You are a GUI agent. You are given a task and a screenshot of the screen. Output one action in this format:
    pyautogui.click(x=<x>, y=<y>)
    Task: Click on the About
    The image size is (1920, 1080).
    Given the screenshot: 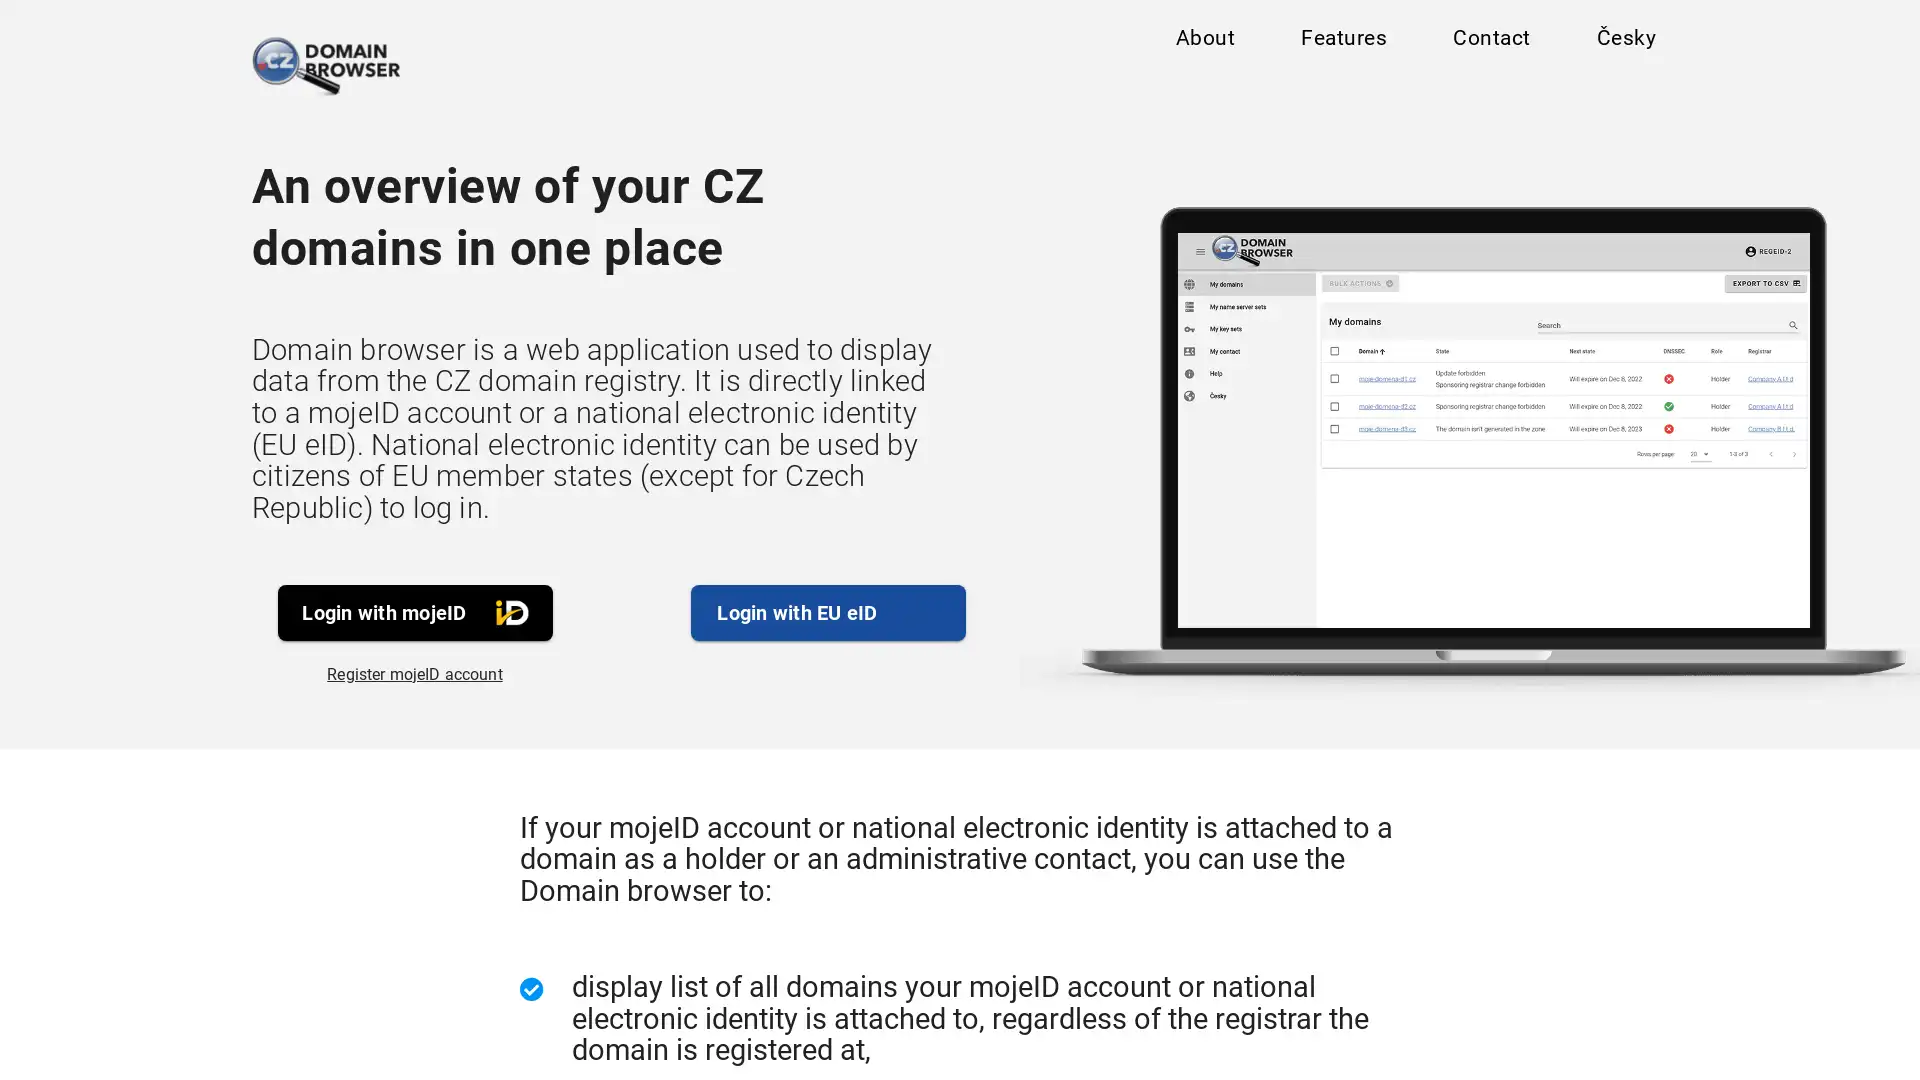 What is the action you would take?
    pyautogui.click(x=1203, y=42)
    